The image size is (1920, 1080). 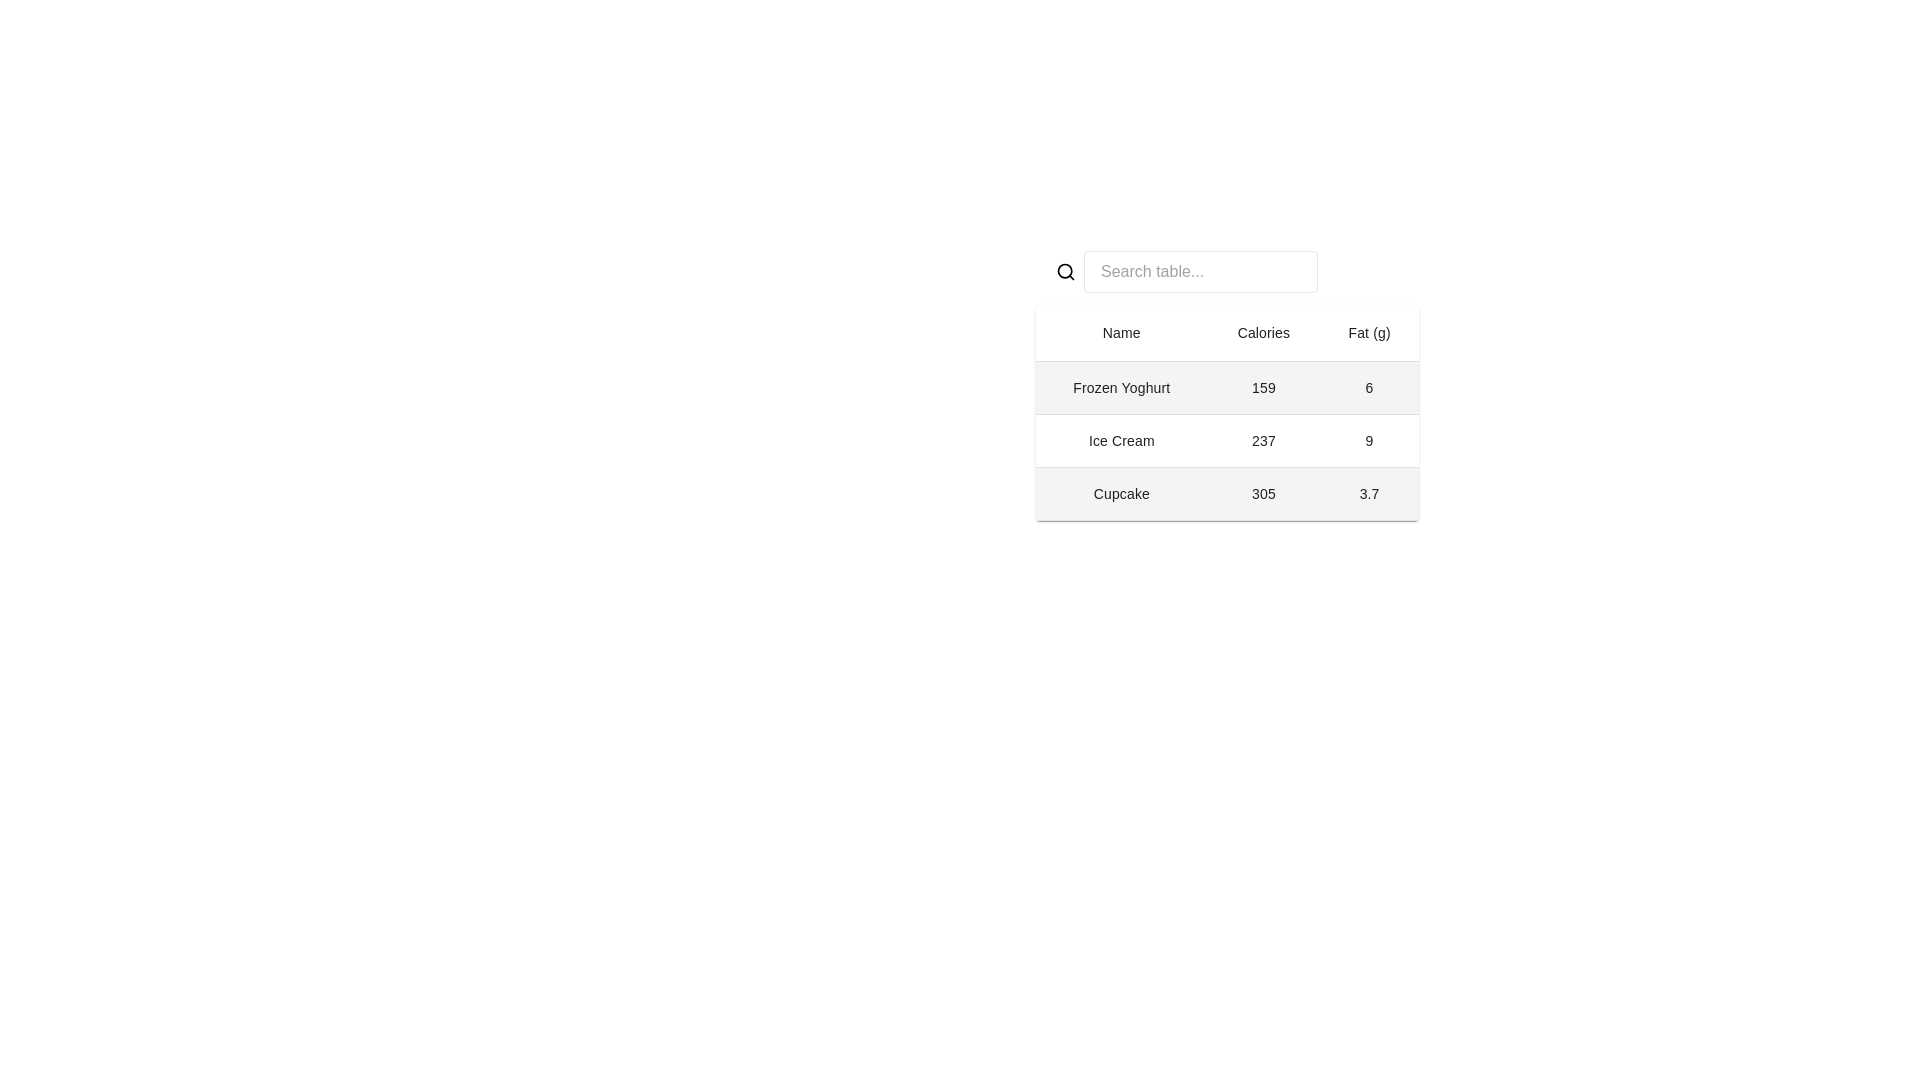 What do you see at coordinates (1368, 332) in the screenshot?
I see `text of the third column header in the table, which indicates fat content measured in grams` at bounding box center [1368, 332].